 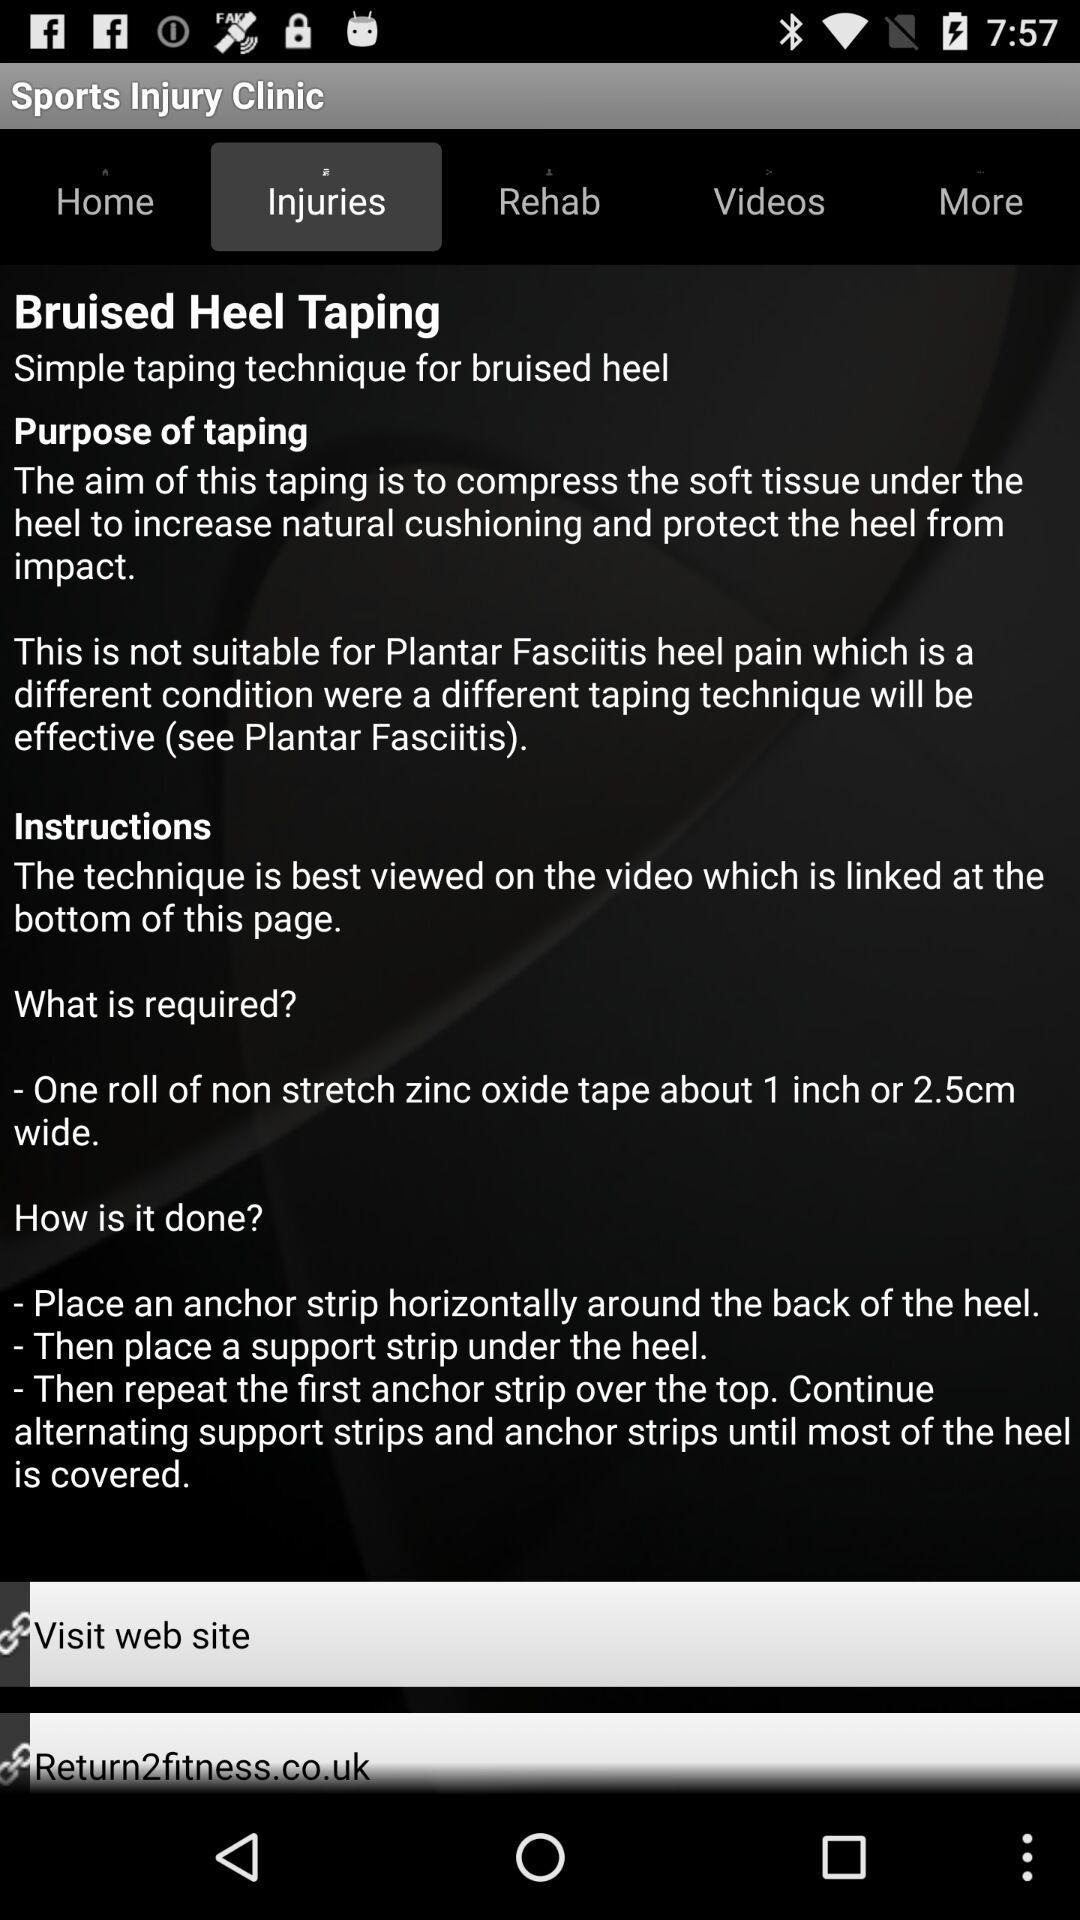 What do you see at coordinates (768, 196) in the screenshot?
I see `button to the left of more` at bounding box center [768, 196].